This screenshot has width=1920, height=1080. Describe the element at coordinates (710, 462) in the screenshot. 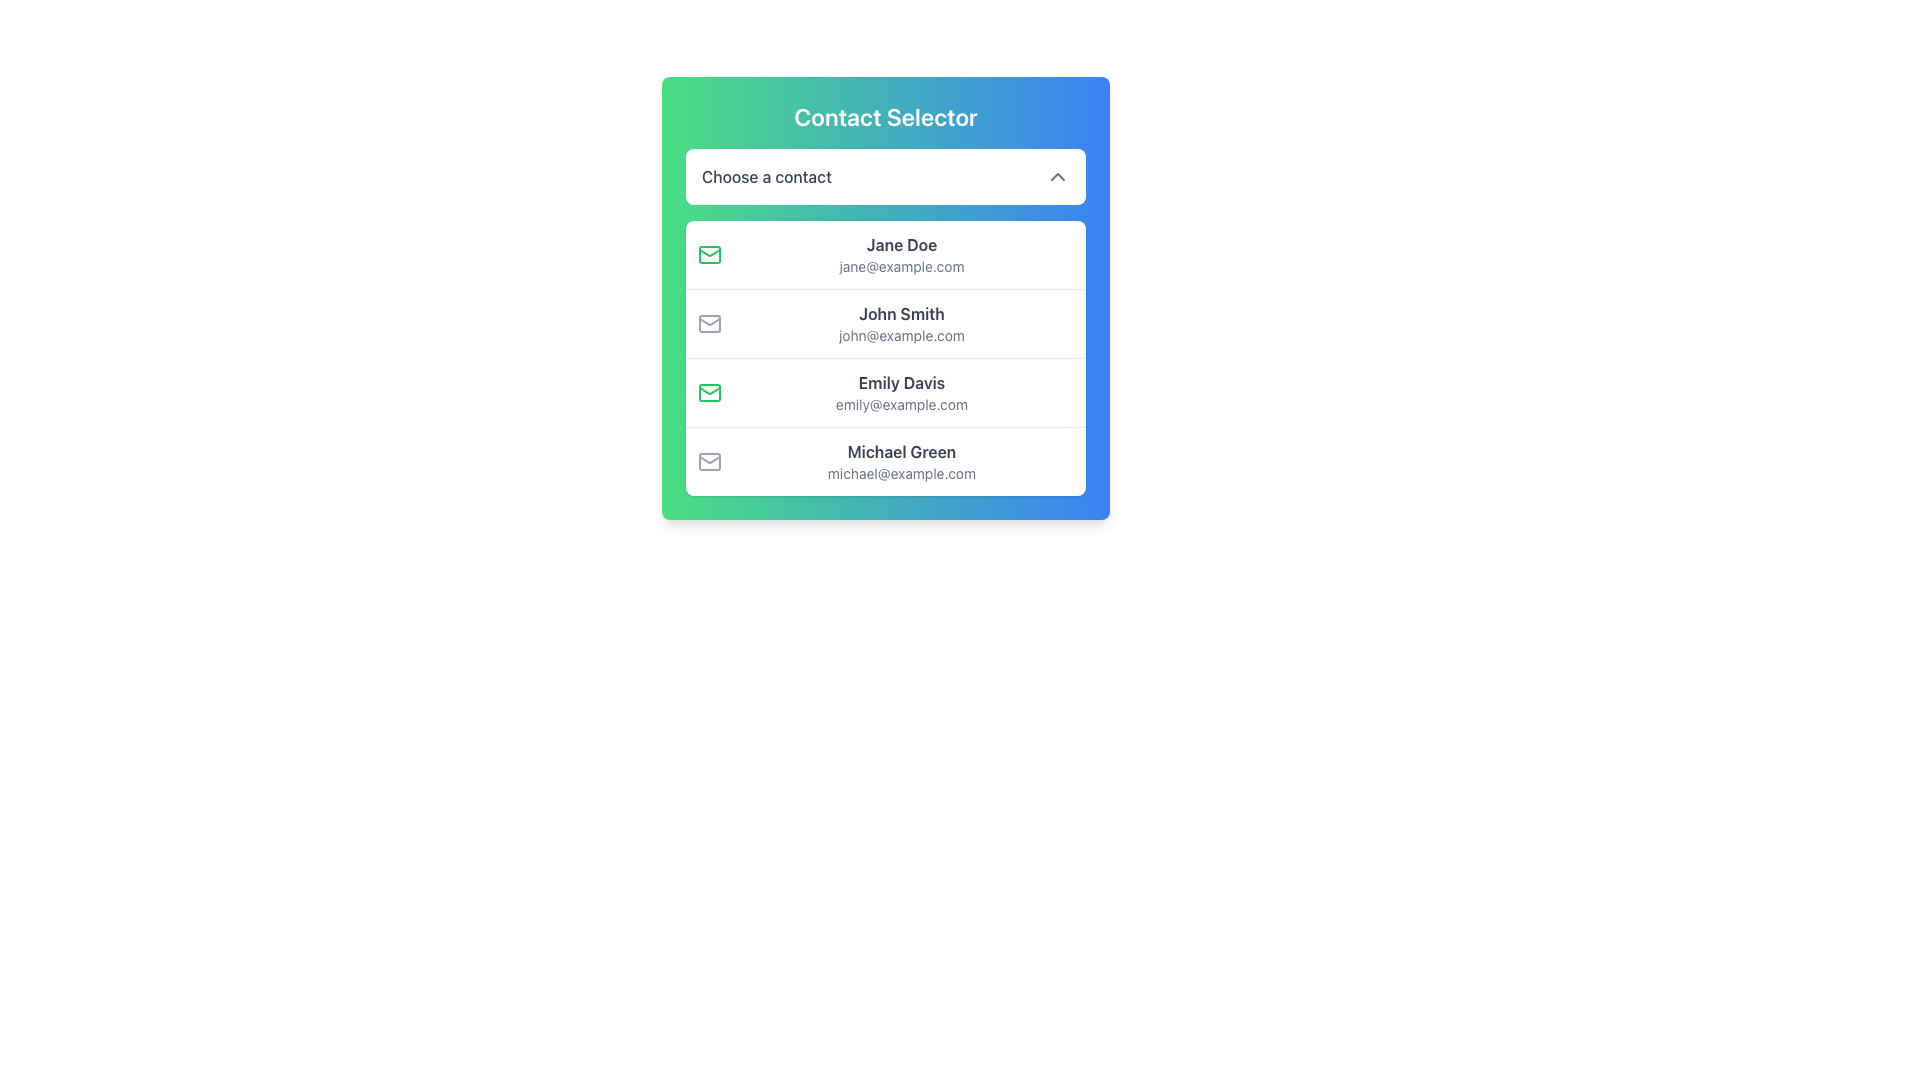

I see `the envelope icon located to the left of the name 'Michael Green' and the email 'michael@example.com' in the contact list of the 'Contact Selector'` at that location.